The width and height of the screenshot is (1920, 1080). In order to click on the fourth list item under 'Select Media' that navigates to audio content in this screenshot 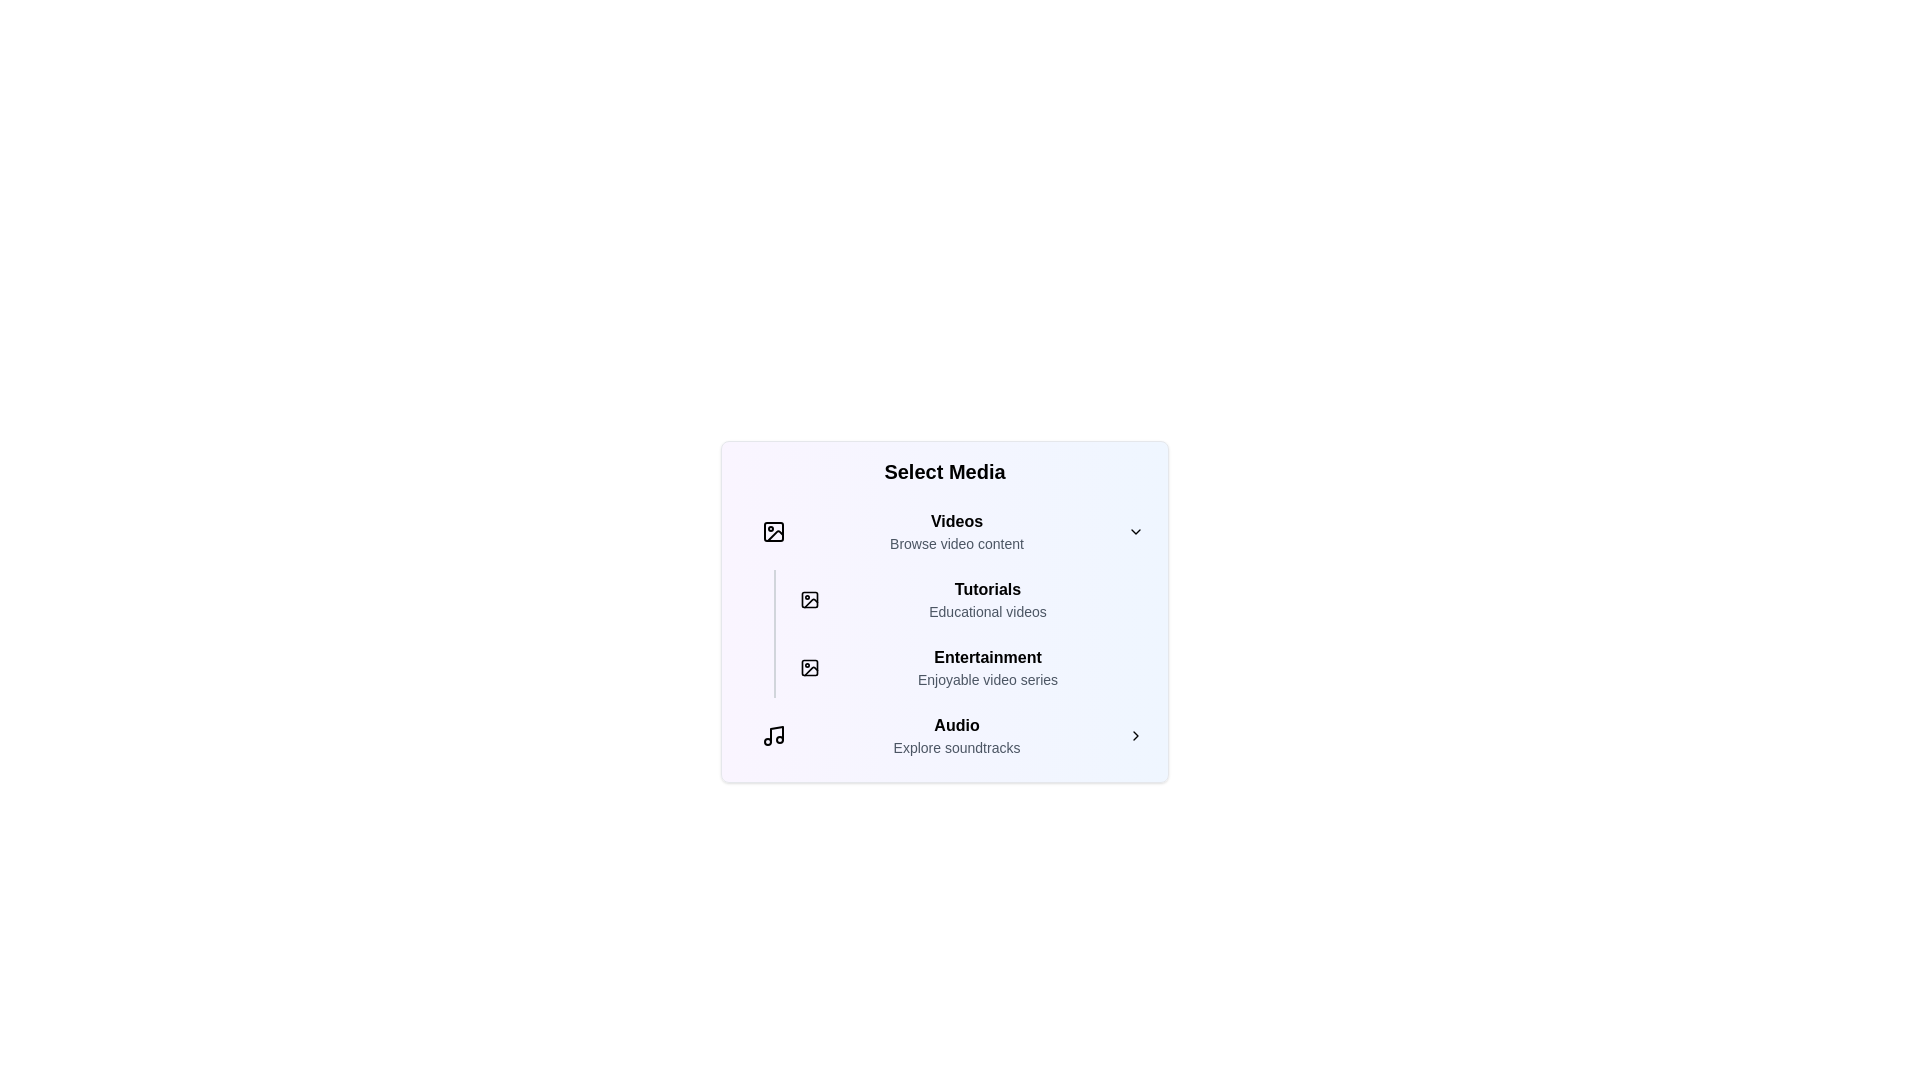, I will do `click(952, 736)`.